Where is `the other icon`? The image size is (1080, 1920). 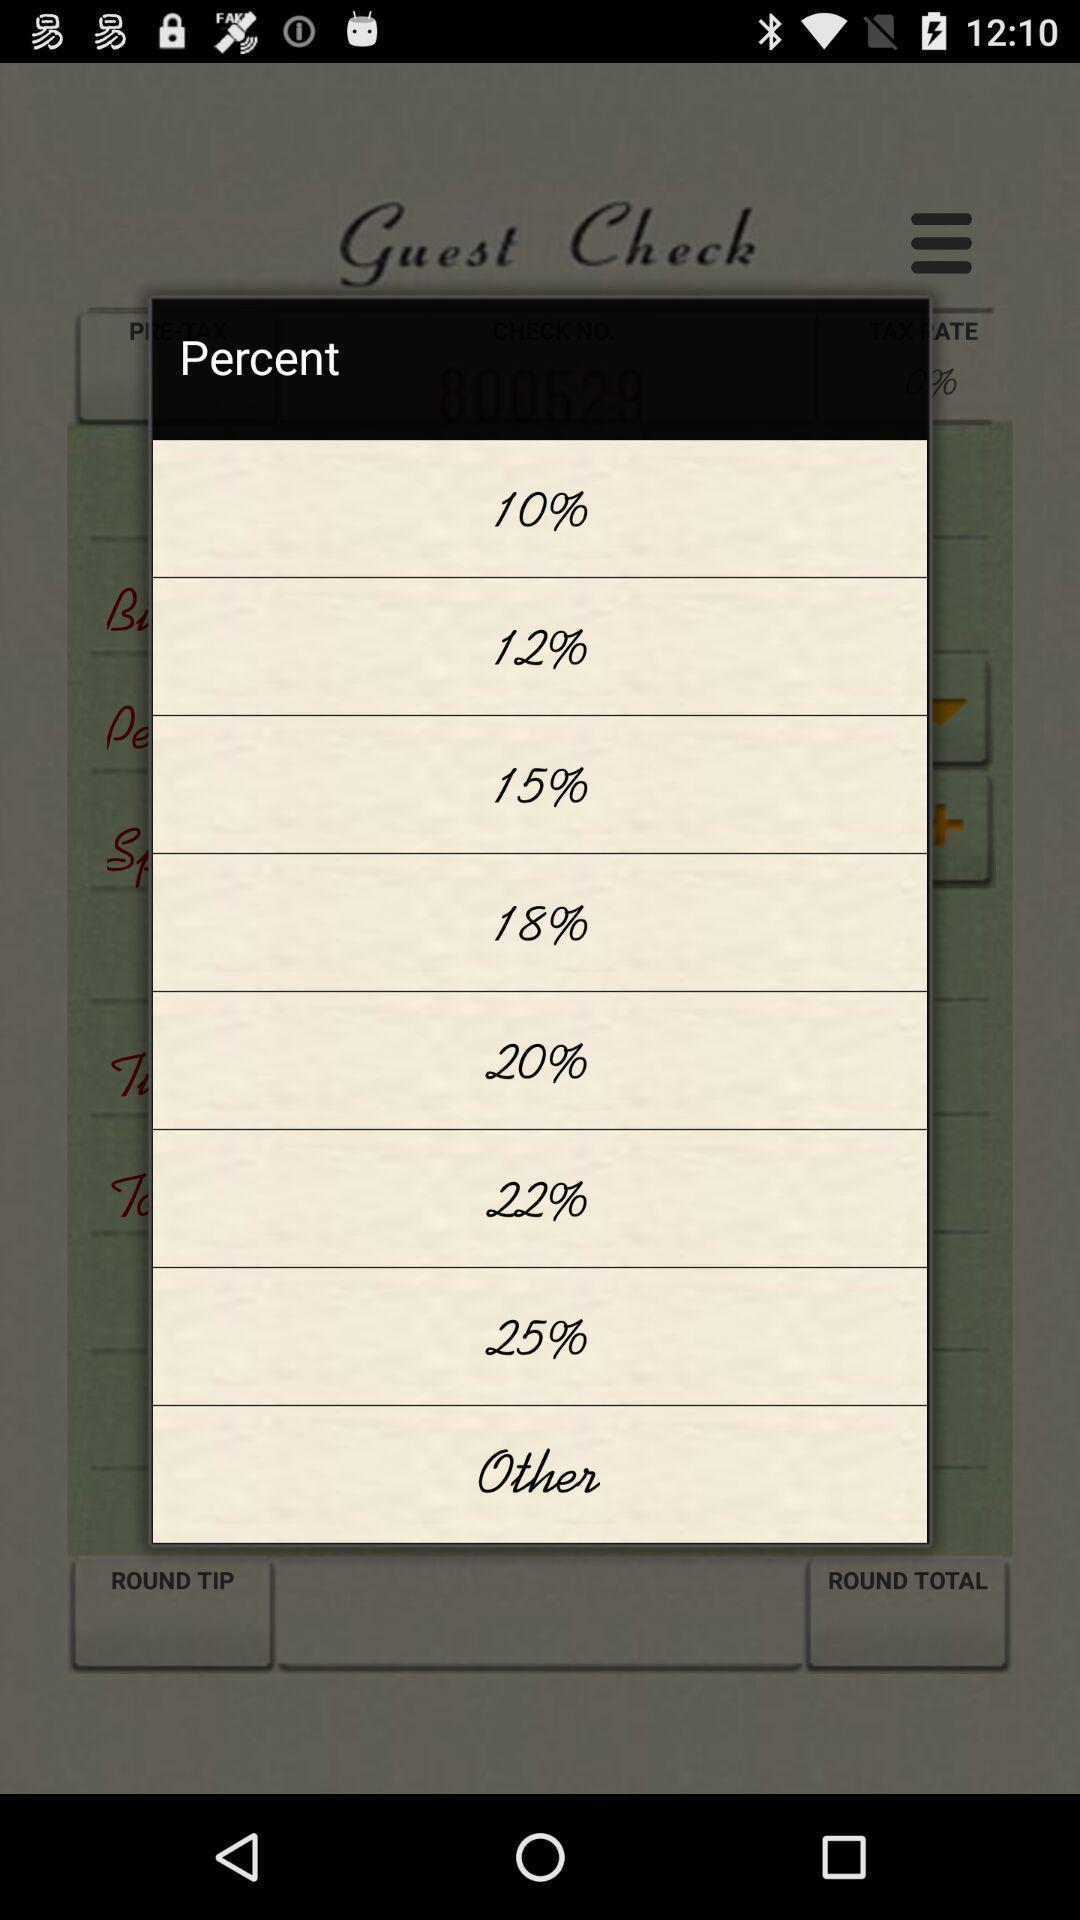
the other icon is located at coordinates (540, 1474).